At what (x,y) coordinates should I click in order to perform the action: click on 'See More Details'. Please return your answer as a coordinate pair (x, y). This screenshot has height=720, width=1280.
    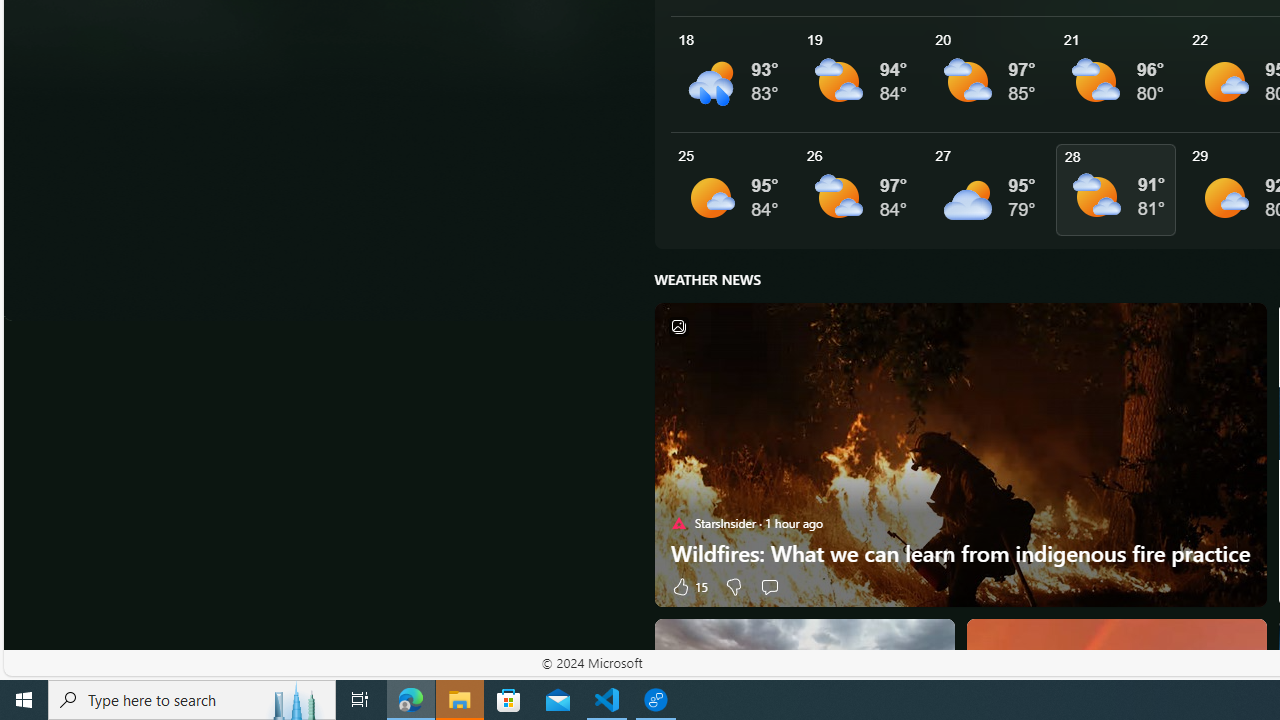
    Looking at the image, I should click on (1120, 190).